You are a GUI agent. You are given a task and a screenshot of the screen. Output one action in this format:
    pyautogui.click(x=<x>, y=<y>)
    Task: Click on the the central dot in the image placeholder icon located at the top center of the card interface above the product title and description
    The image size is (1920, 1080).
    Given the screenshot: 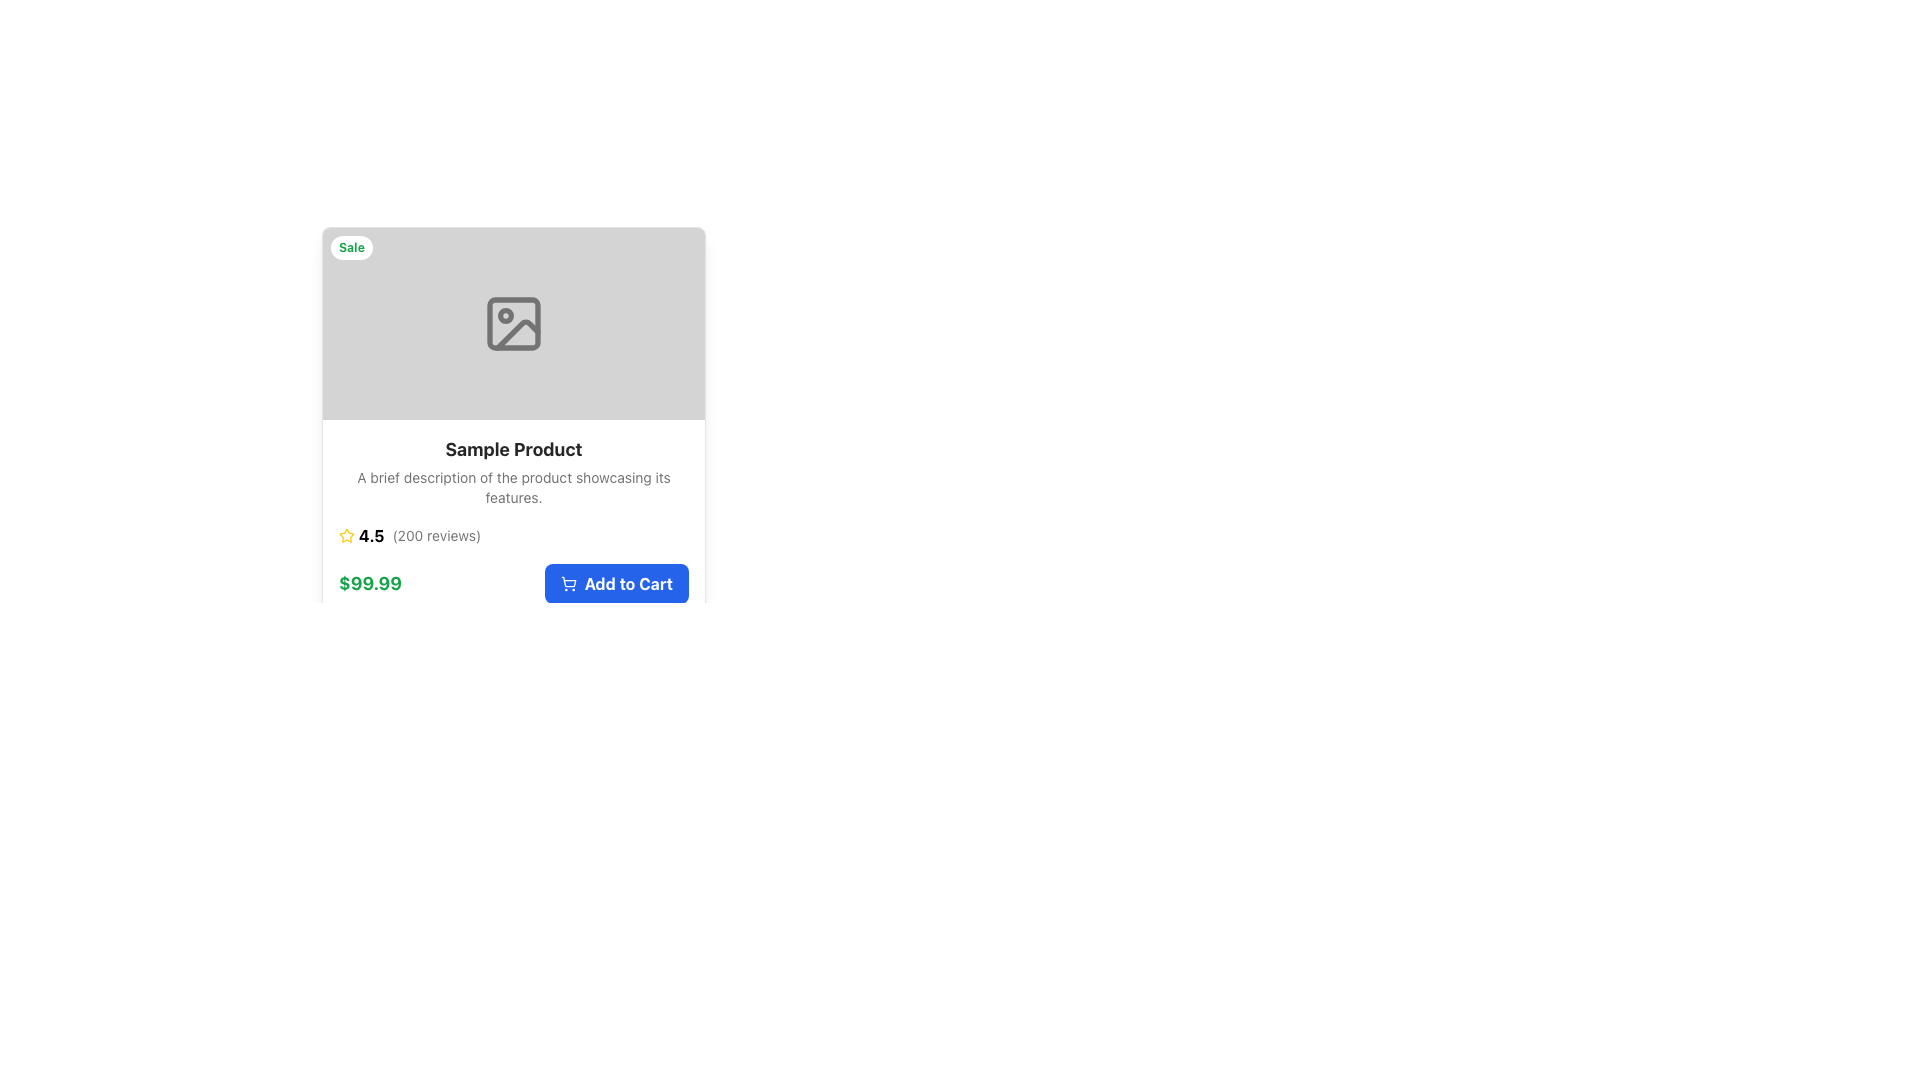 What is the action you would take?
    pyautogui.click(x=505, y=315)
    